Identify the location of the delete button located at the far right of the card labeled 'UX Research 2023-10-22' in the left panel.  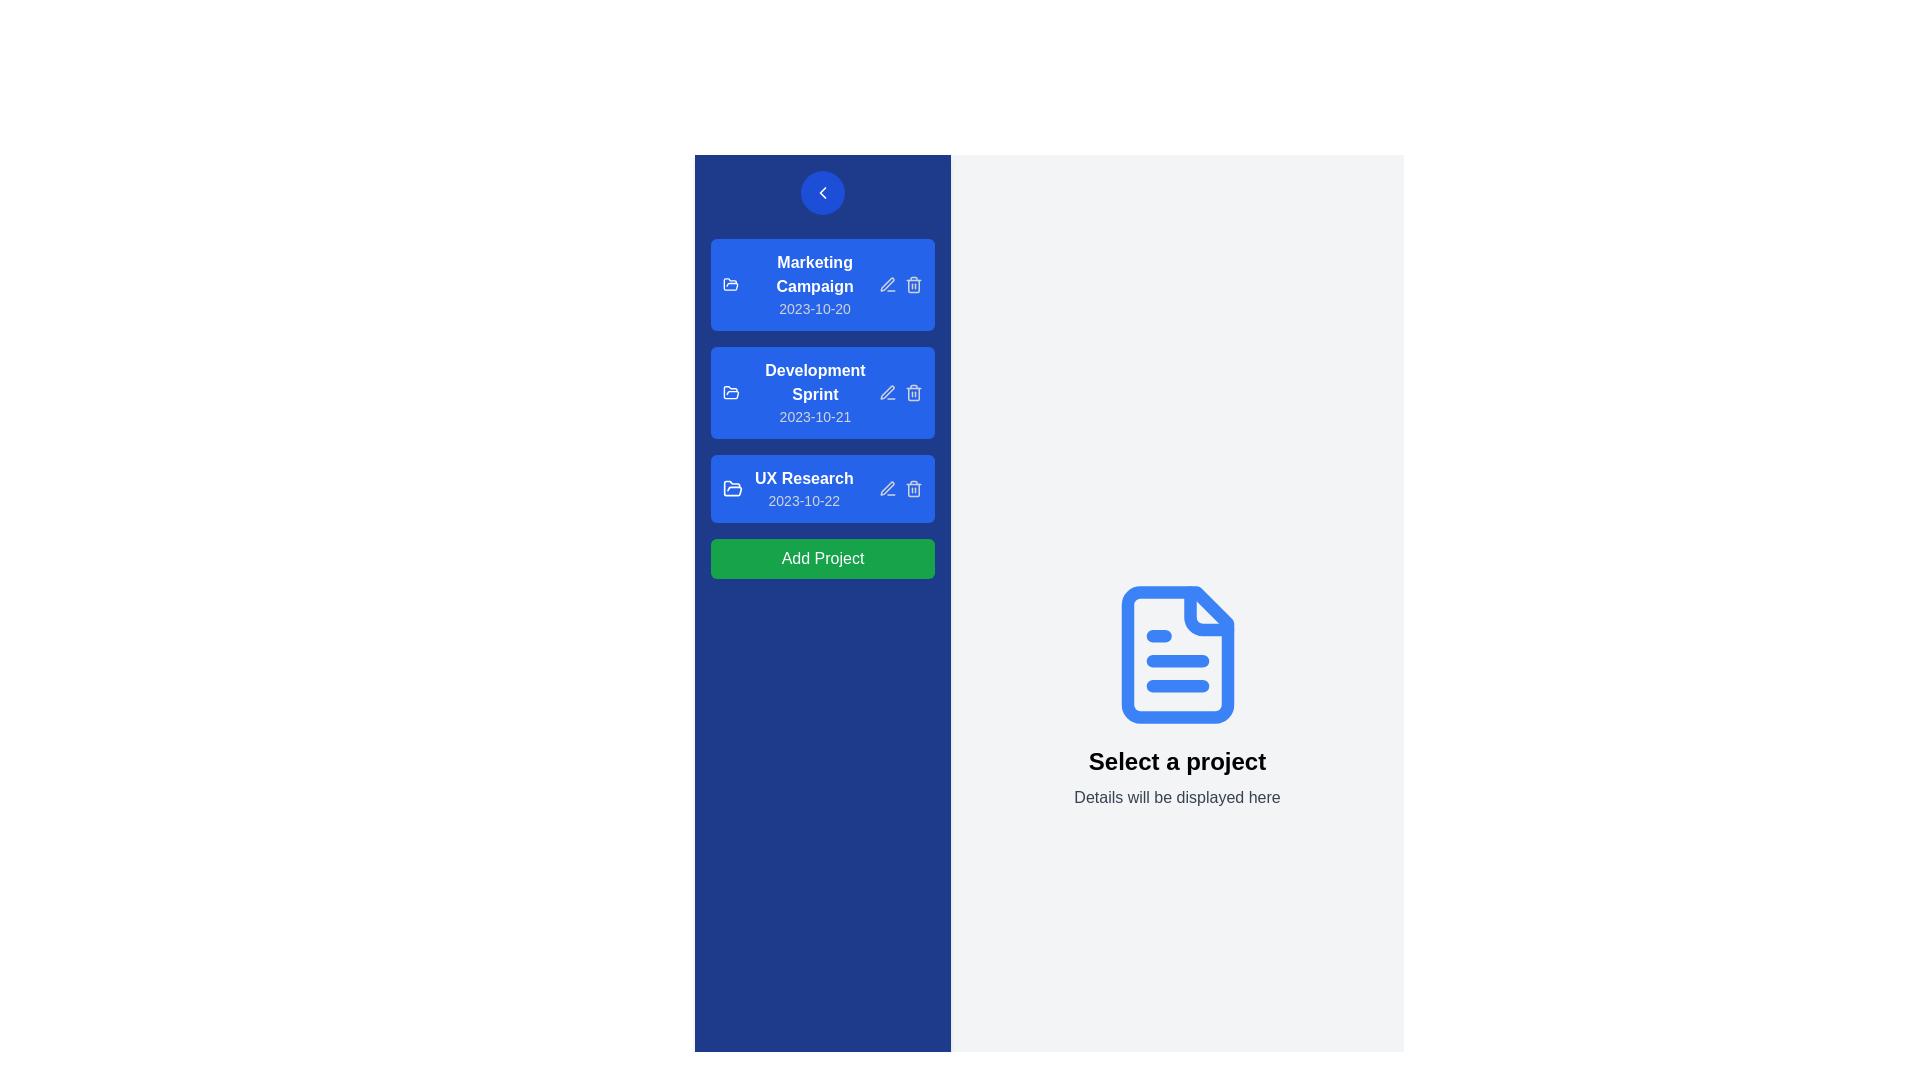
(912, 489).